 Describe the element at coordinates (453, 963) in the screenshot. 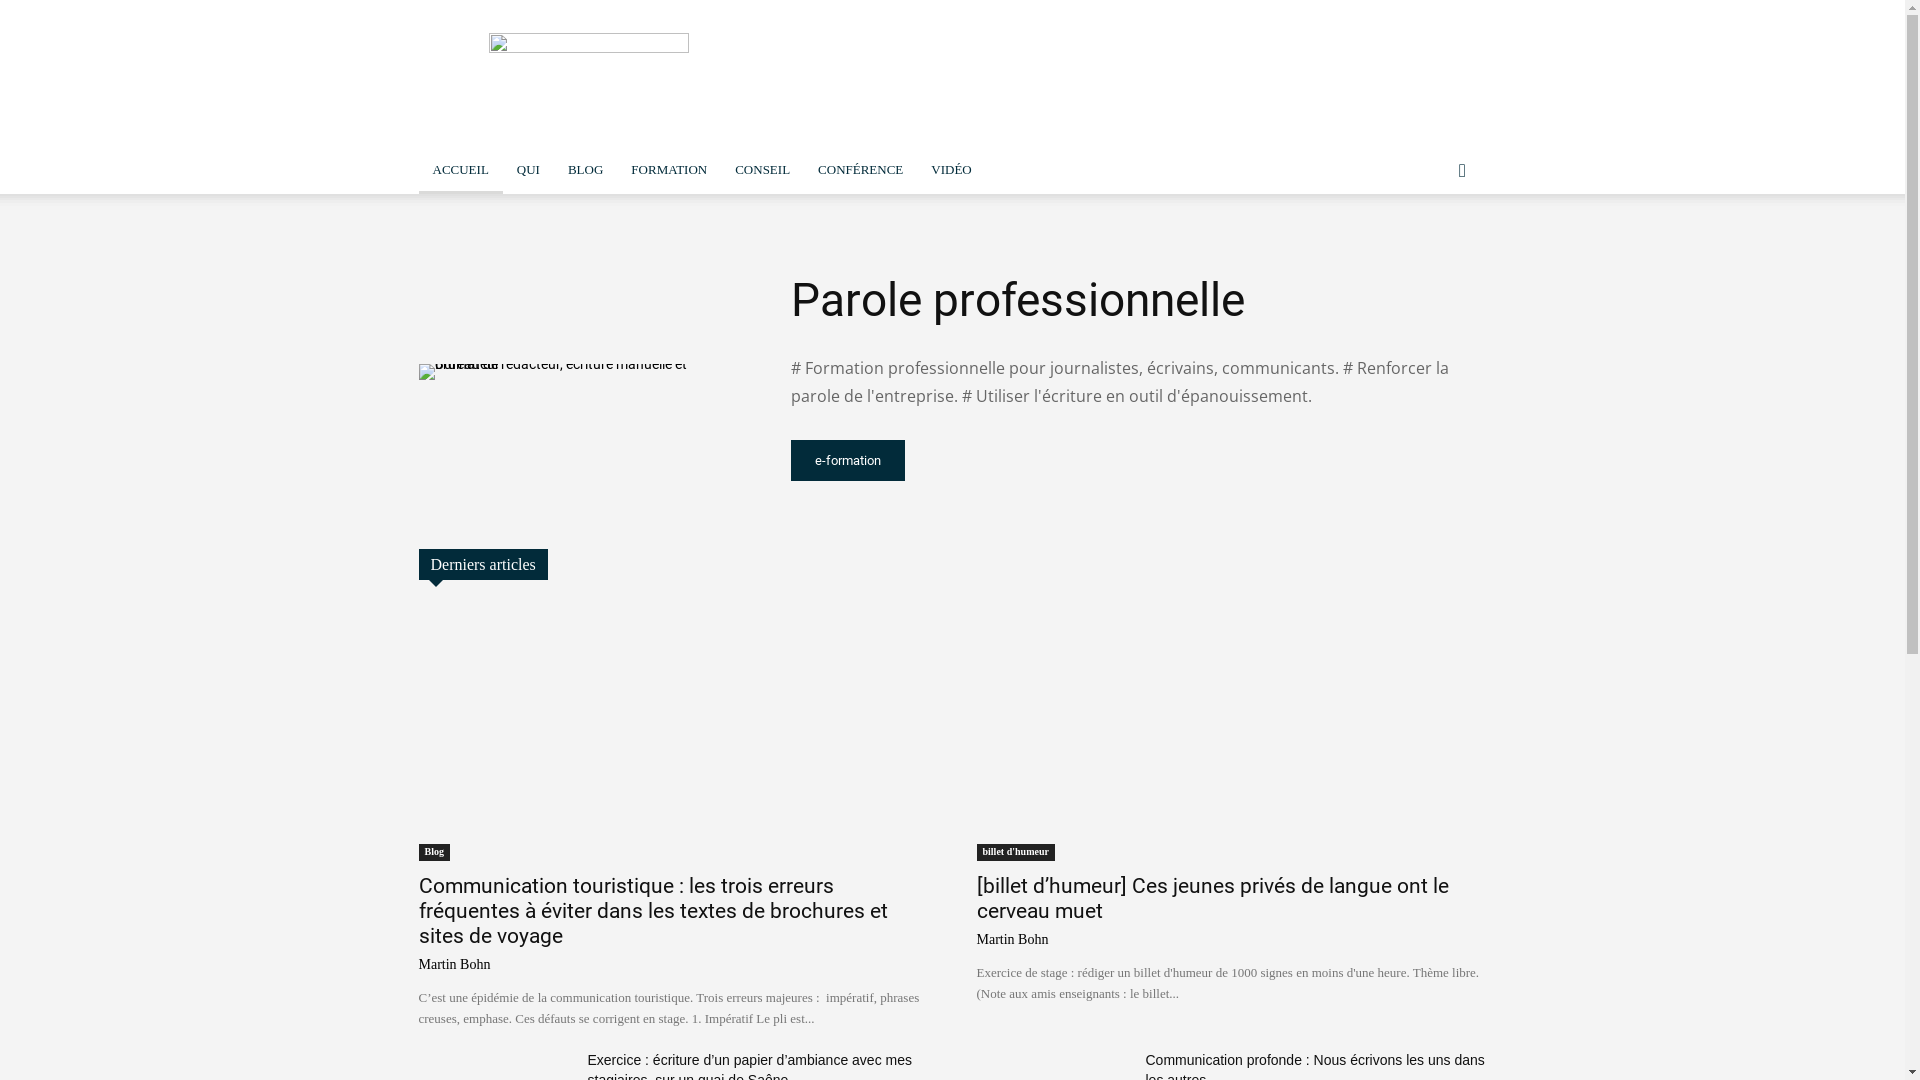

I see `'Martin Bohn'` at that location.